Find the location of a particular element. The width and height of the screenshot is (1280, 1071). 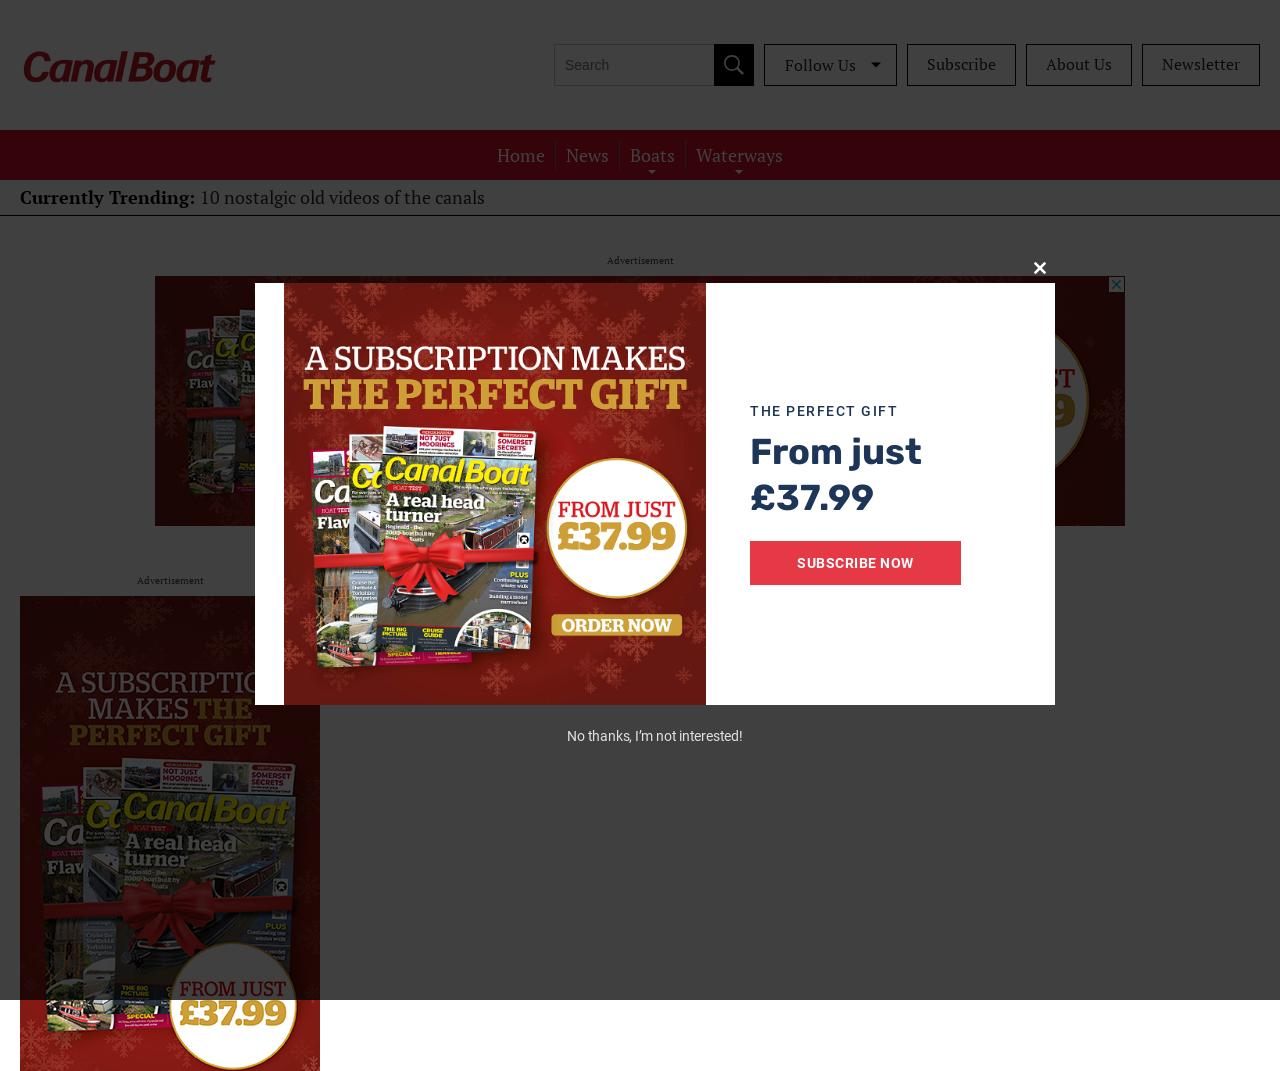

'Home' is located at coordinates (520, 153).